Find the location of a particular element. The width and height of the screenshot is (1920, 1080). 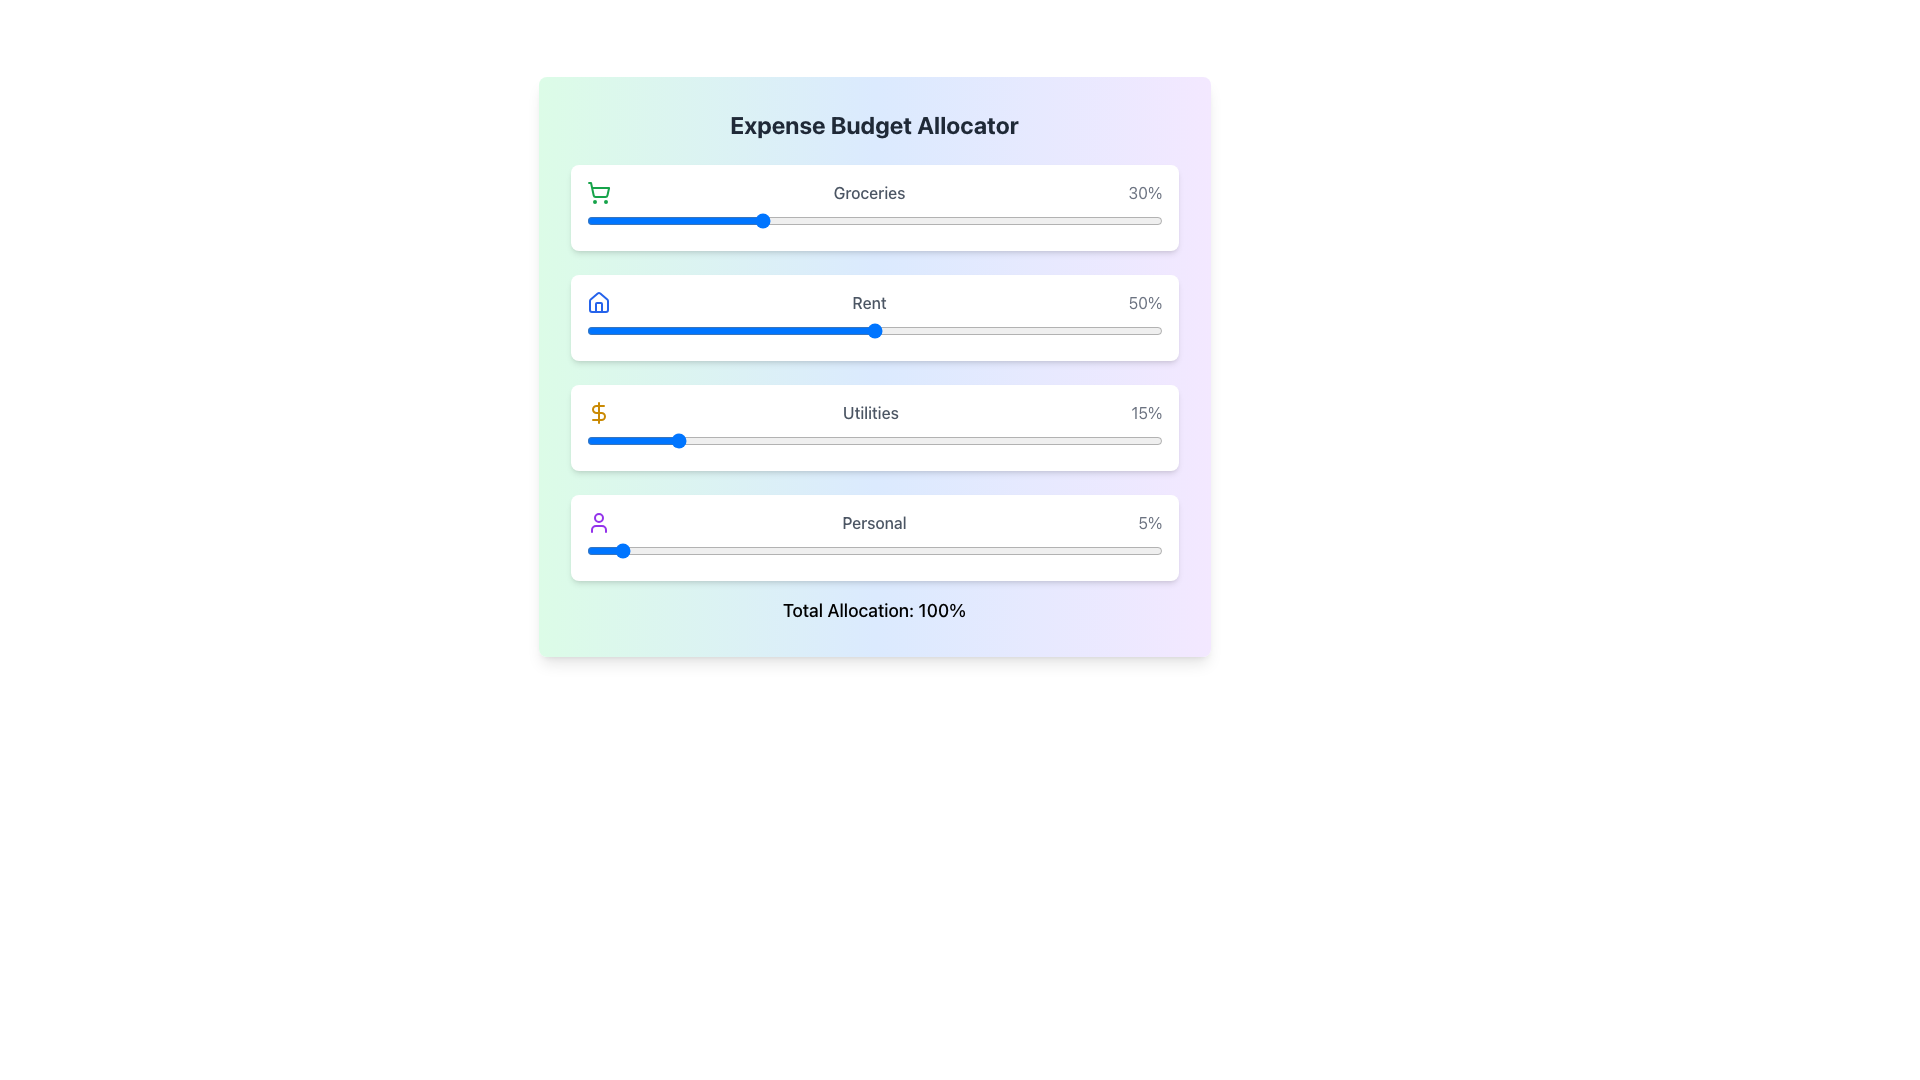

the static text label displaying '5%' for the 'Personal' category in the budget allocator interface, located at the far right of the 'Personal' row is located at coordinates (1150, 522).